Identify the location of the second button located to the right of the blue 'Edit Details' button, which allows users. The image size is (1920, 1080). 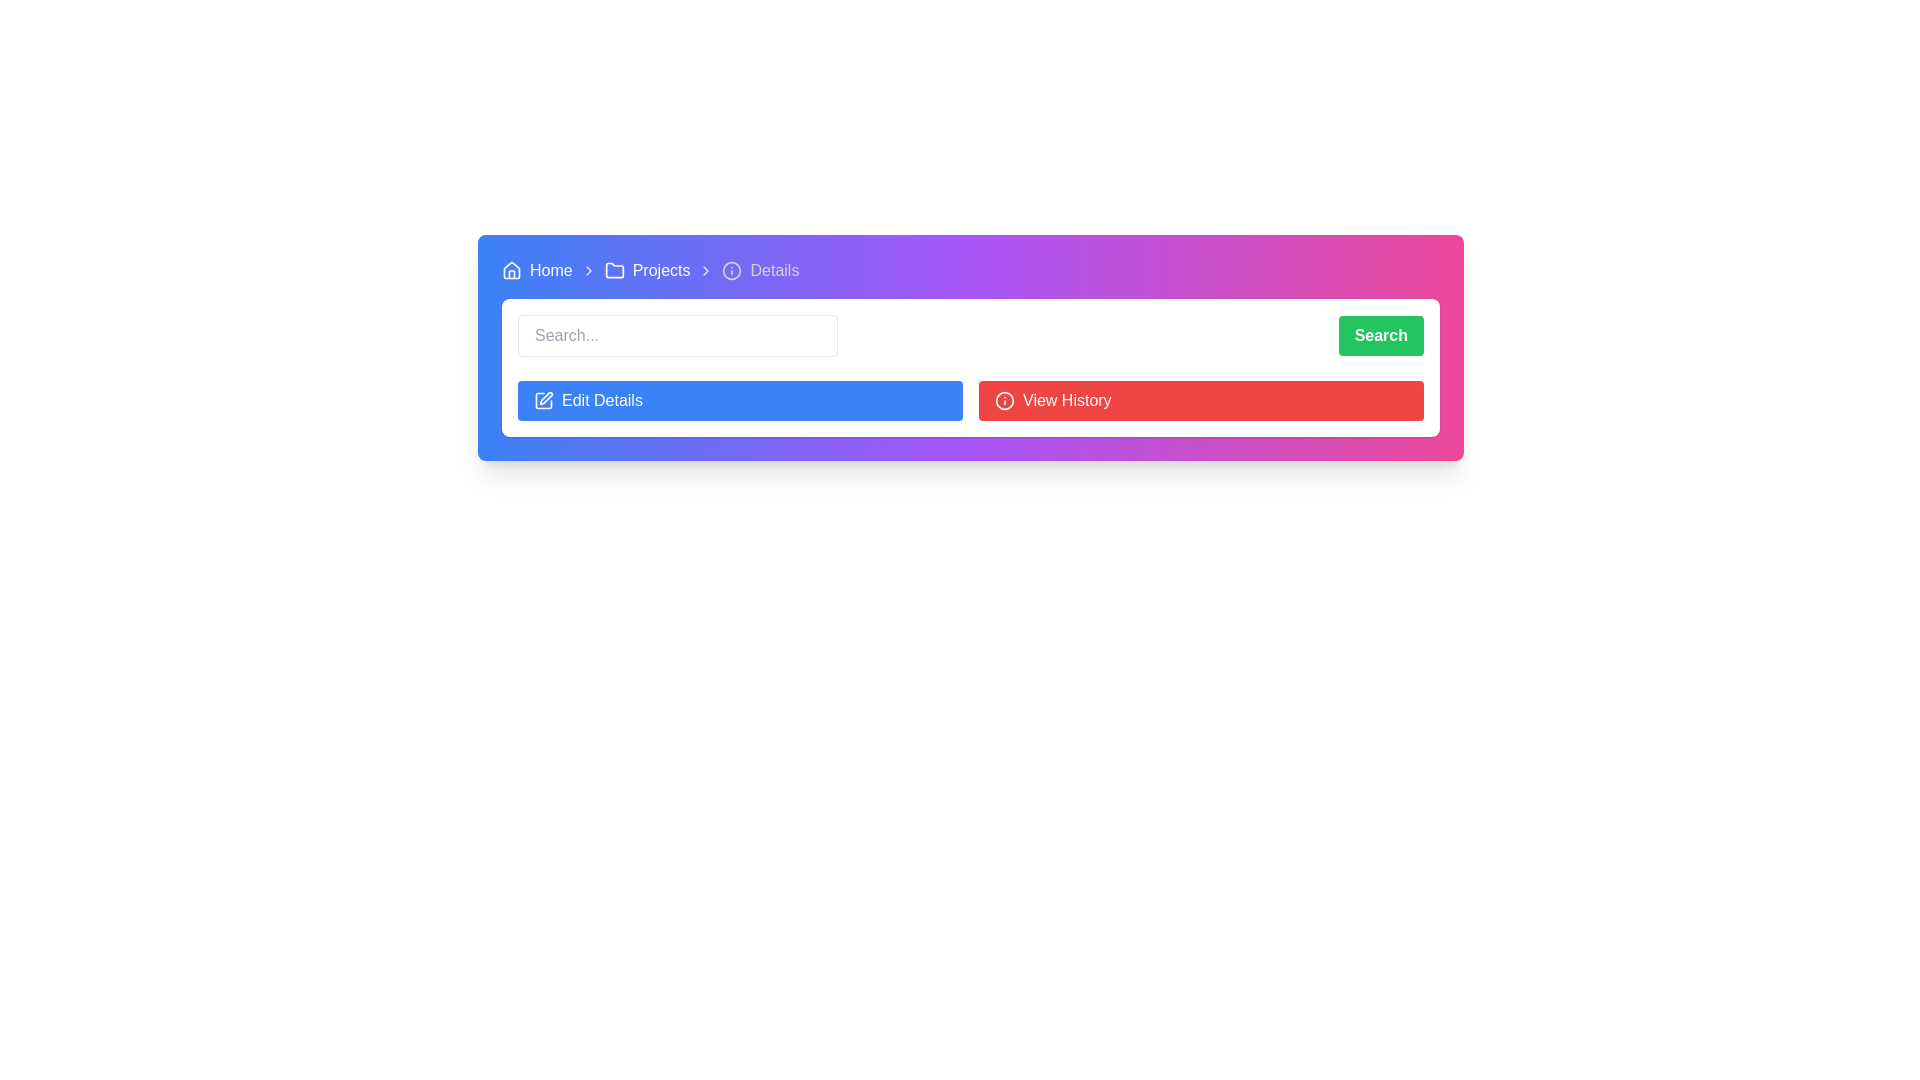
(1200, 401).